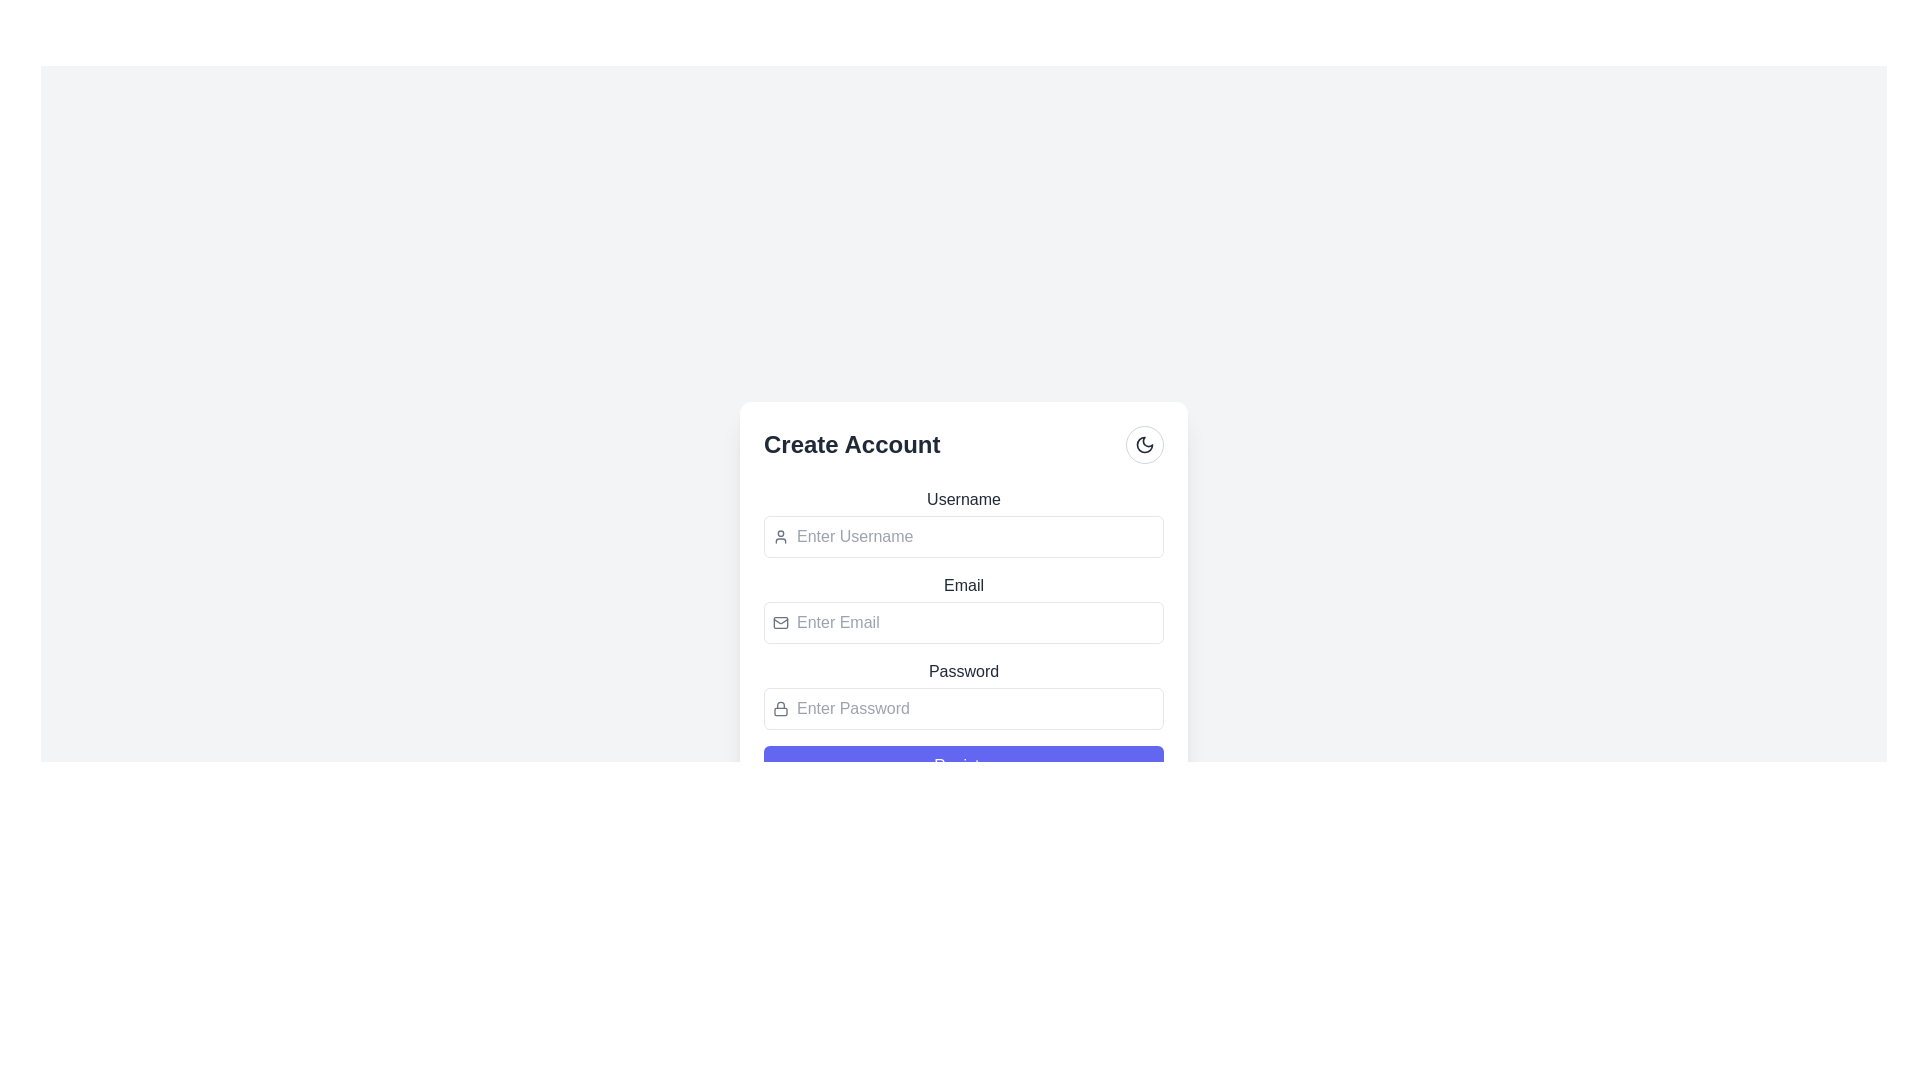 This screenshot has height=1080, width=1920. Describe the element at coordinates (964, 622) in the screenshot. I see `the email input field` at that location.